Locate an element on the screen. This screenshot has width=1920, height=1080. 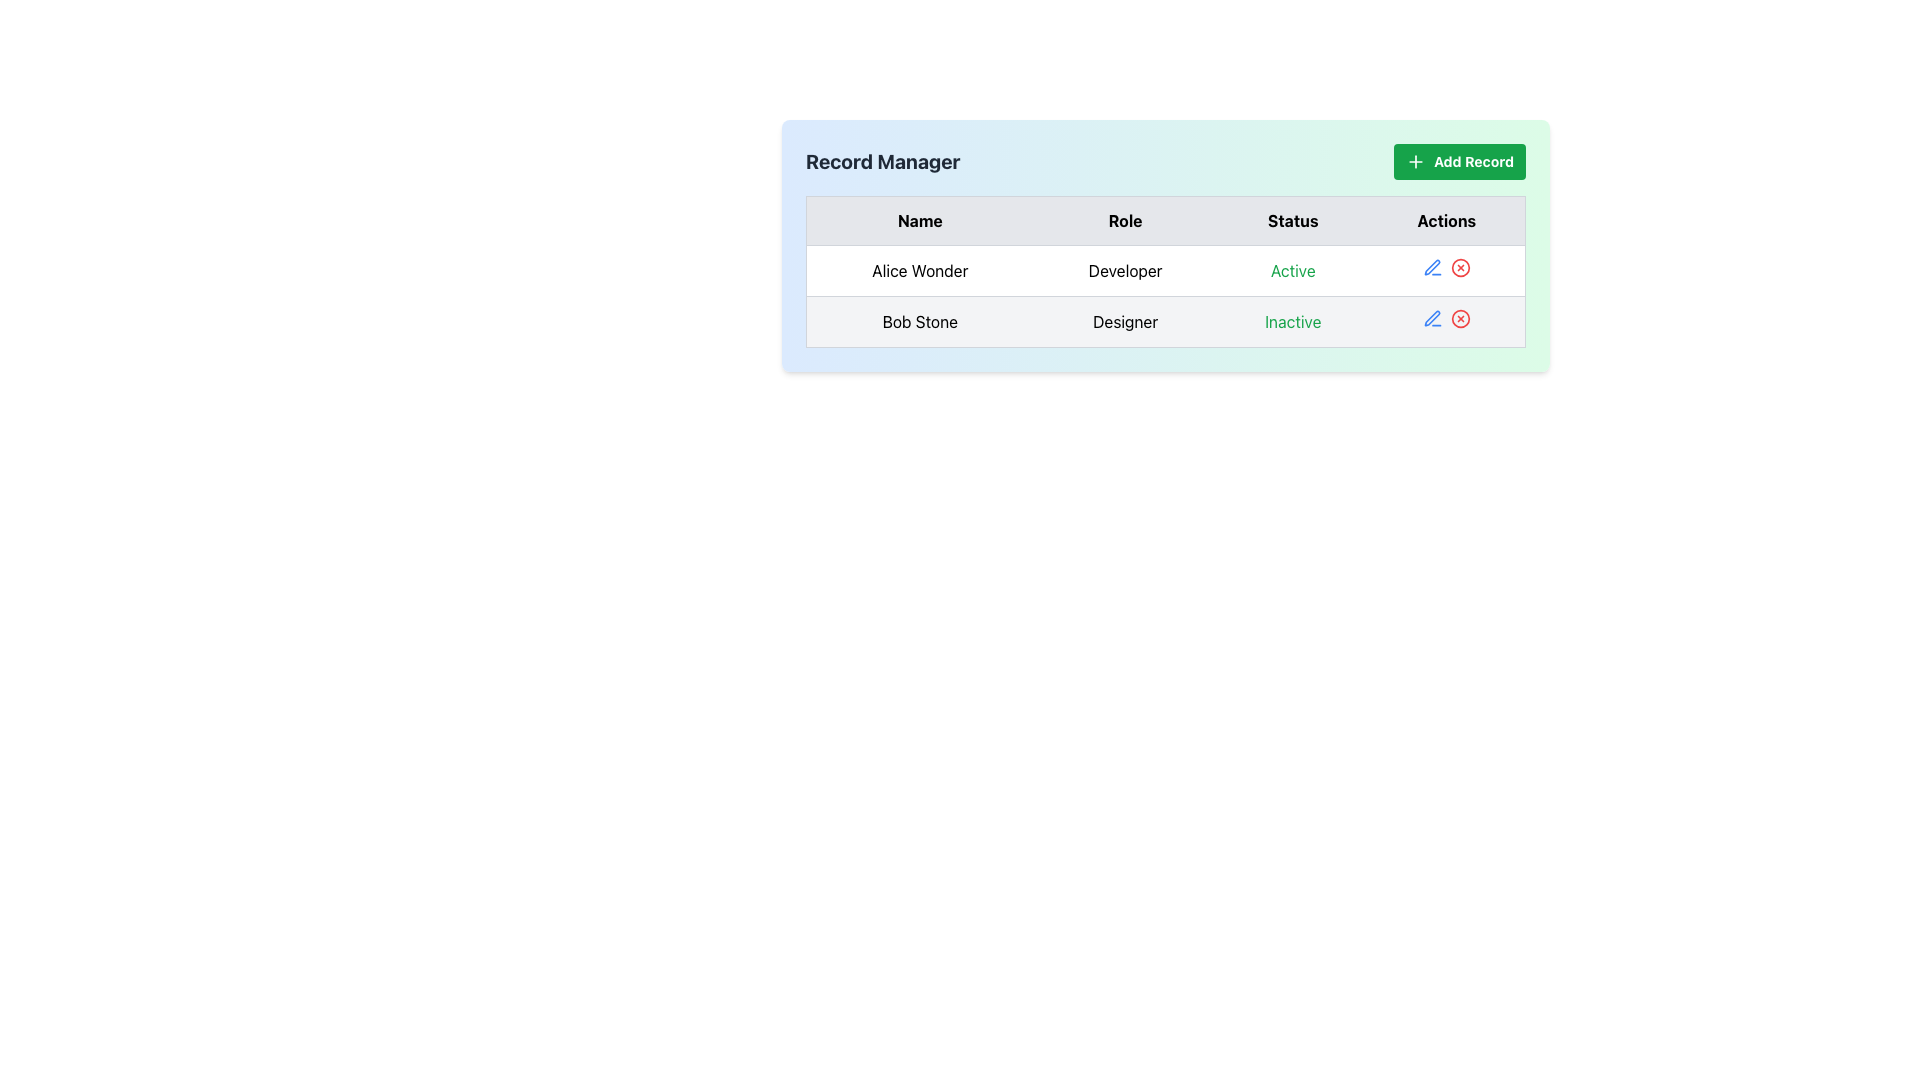
the text 'Bob Stone' which is styled in black and located in the first cell of the second row under the 'Name' column in the table is located at coordinates (919, 320).